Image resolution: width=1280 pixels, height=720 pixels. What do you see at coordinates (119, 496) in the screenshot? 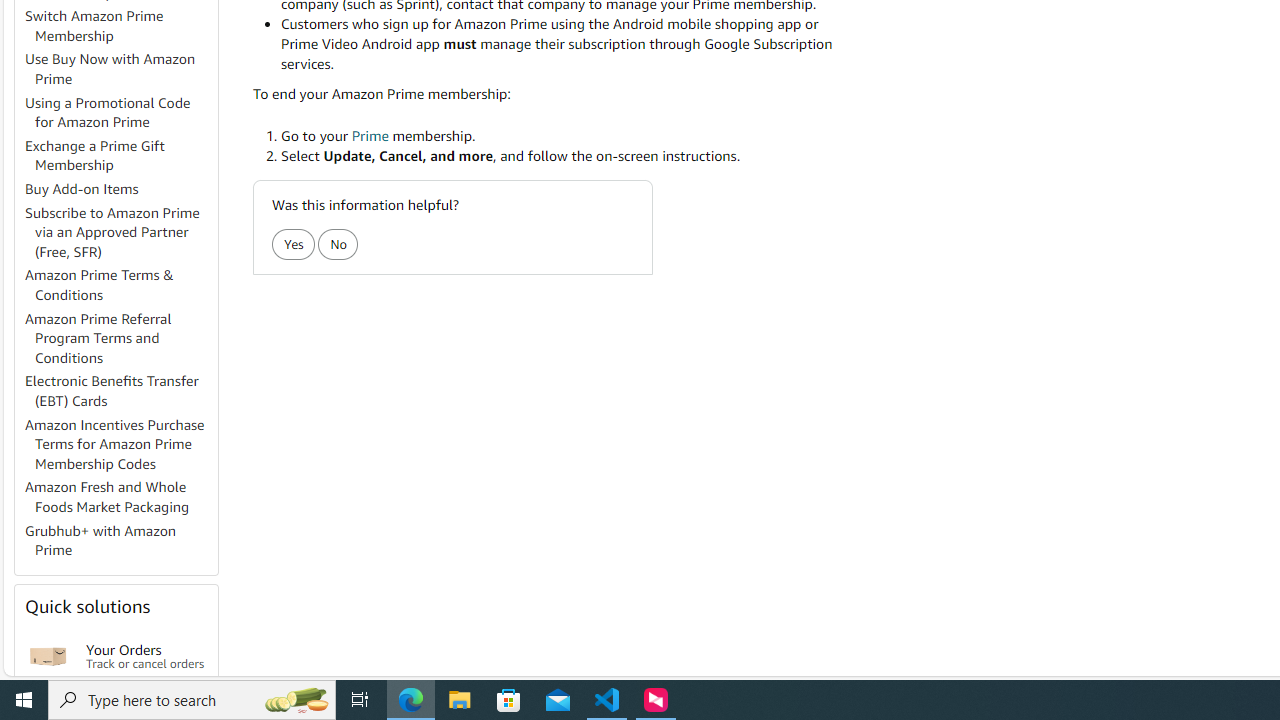
I see `'Amazon Fresh and Whole Foods Market Packaging'` at bounding box center [119, 496].